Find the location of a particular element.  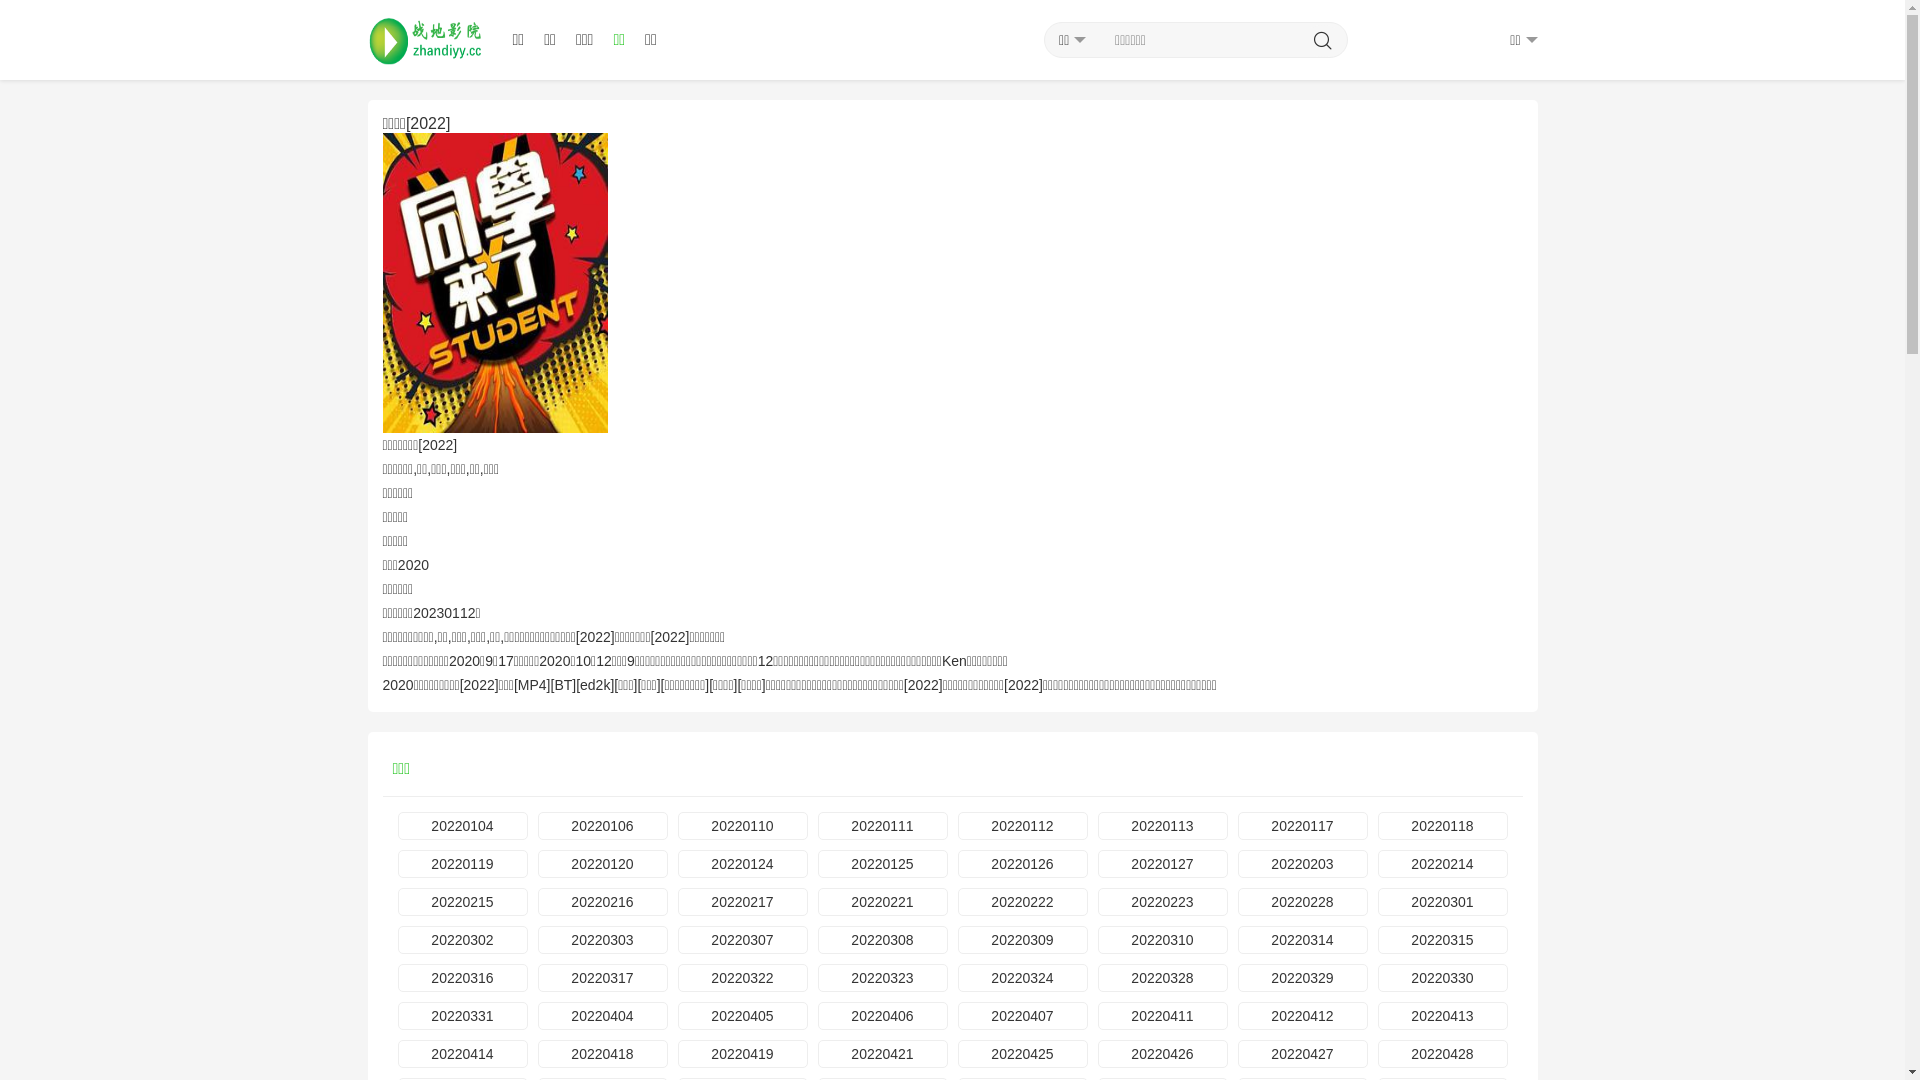

'20220308' is located at coordinates (882, 940).